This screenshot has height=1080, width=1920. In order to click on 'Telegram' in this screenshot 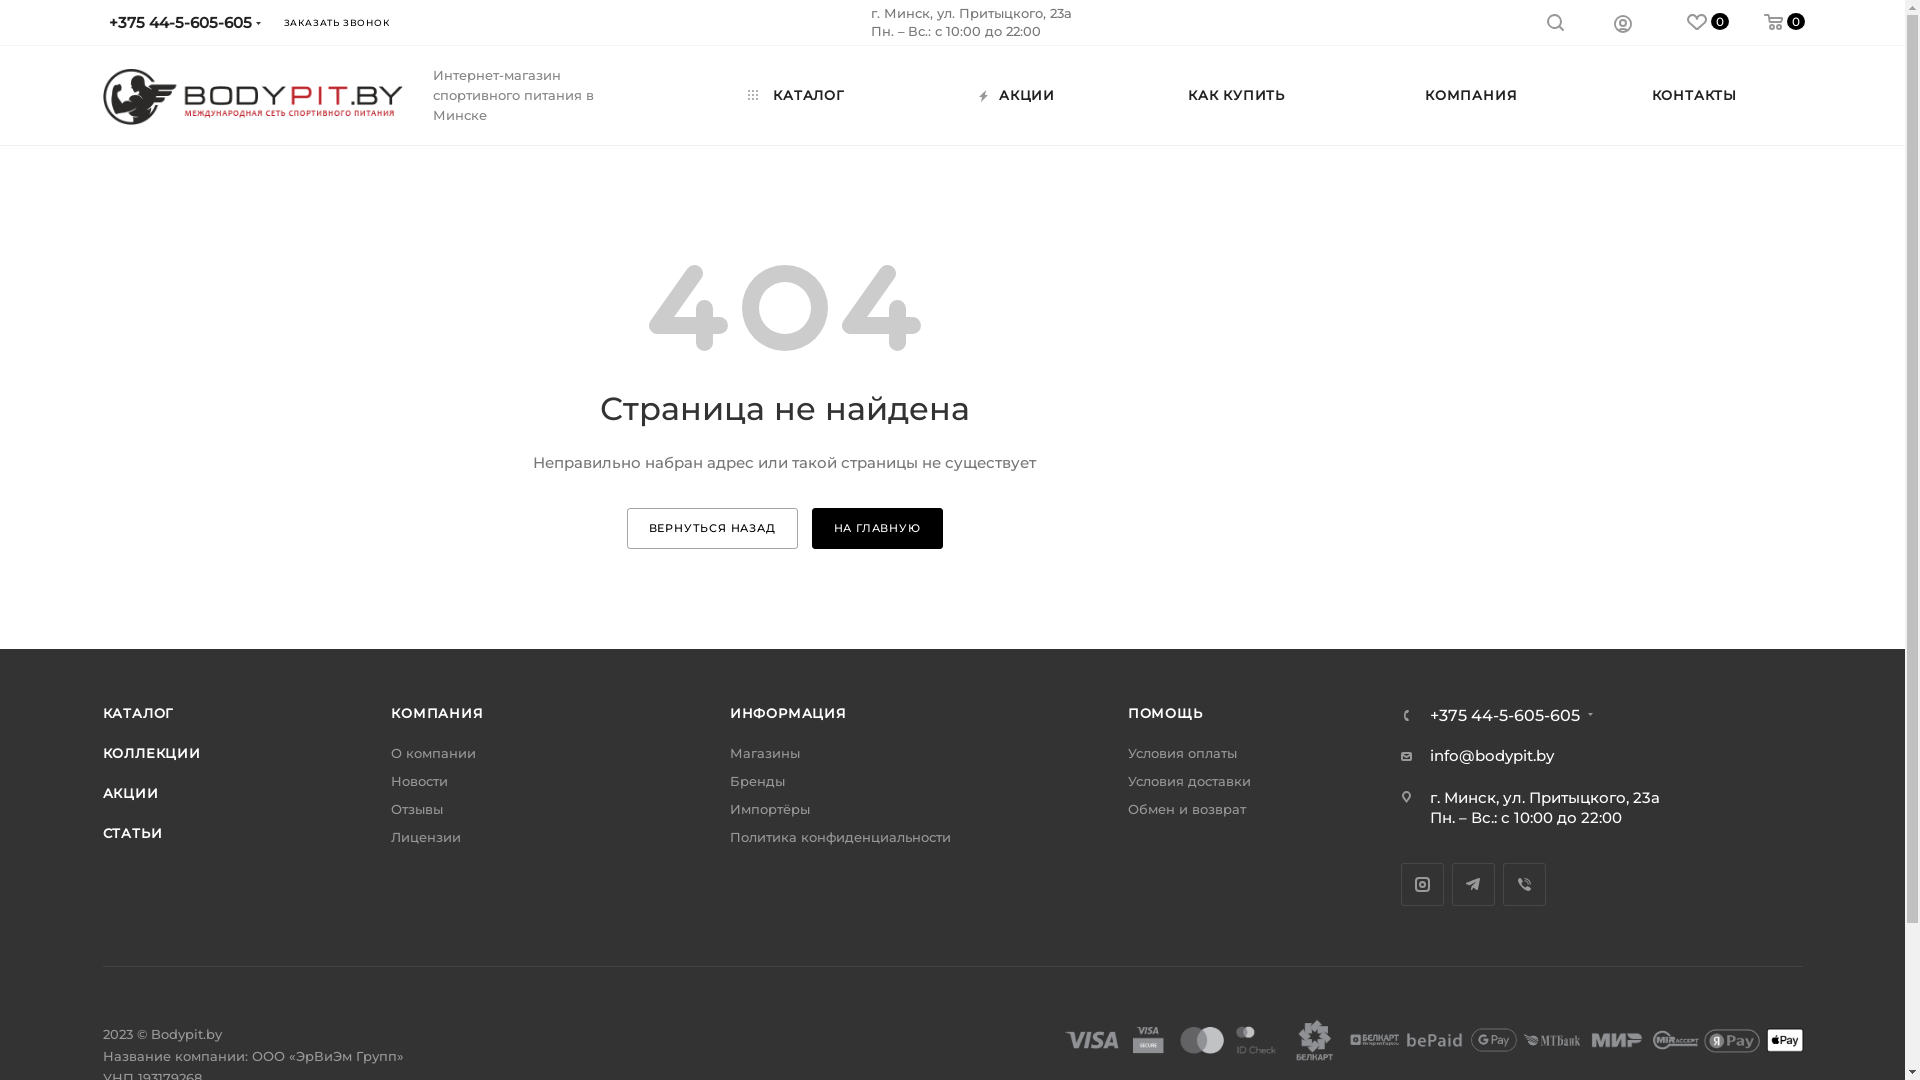, I will do `click(1473, 883)`.